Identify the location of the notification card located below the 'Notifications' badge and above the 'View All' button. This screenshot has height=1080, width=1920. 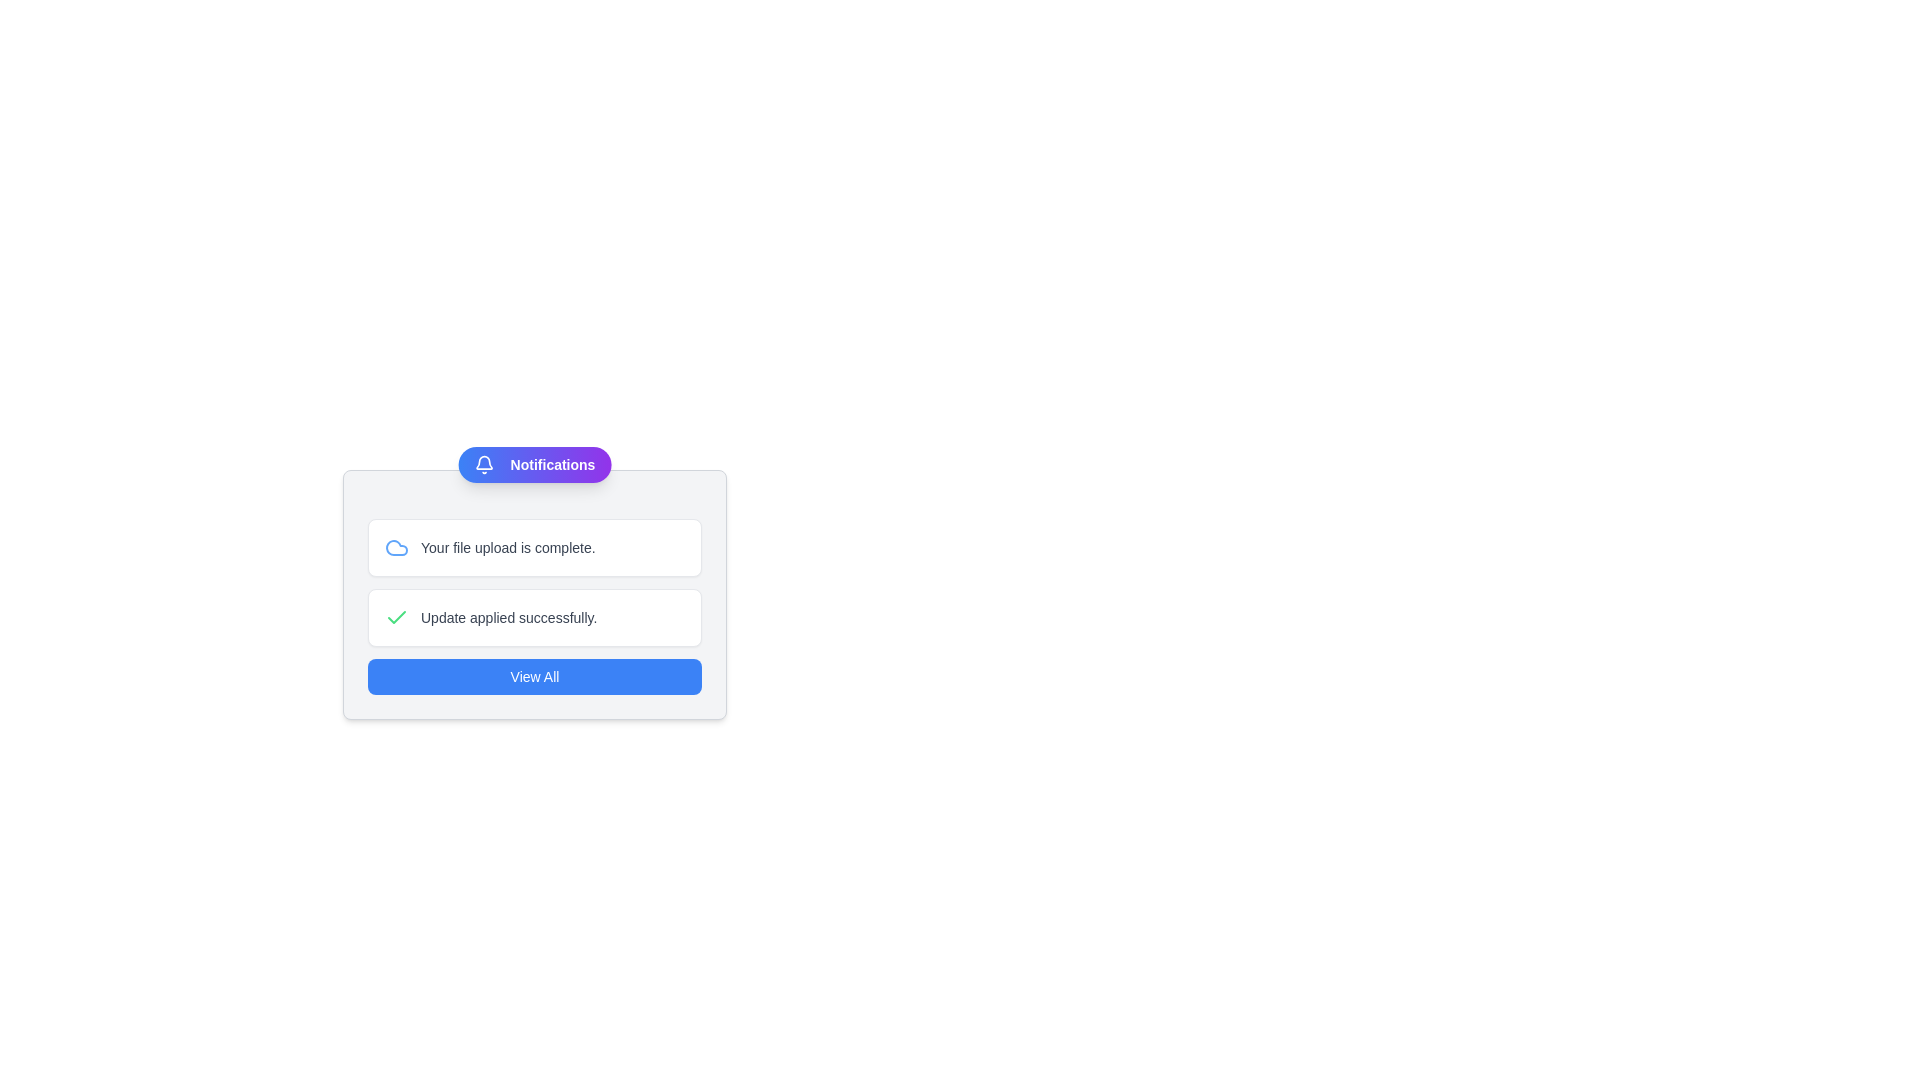
(534, 593).